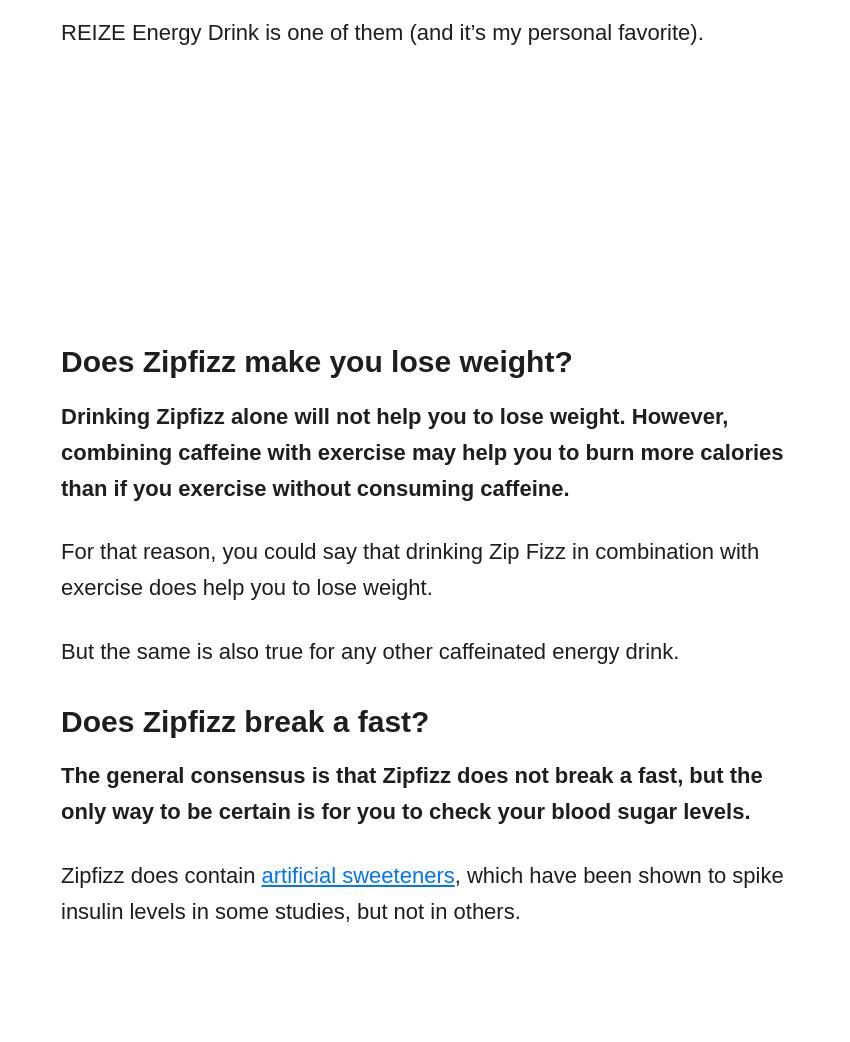 This screenshot has width=850, height=1042. I want to click on 'Does Zipfizz make you lose weight?', so click(316, 360).